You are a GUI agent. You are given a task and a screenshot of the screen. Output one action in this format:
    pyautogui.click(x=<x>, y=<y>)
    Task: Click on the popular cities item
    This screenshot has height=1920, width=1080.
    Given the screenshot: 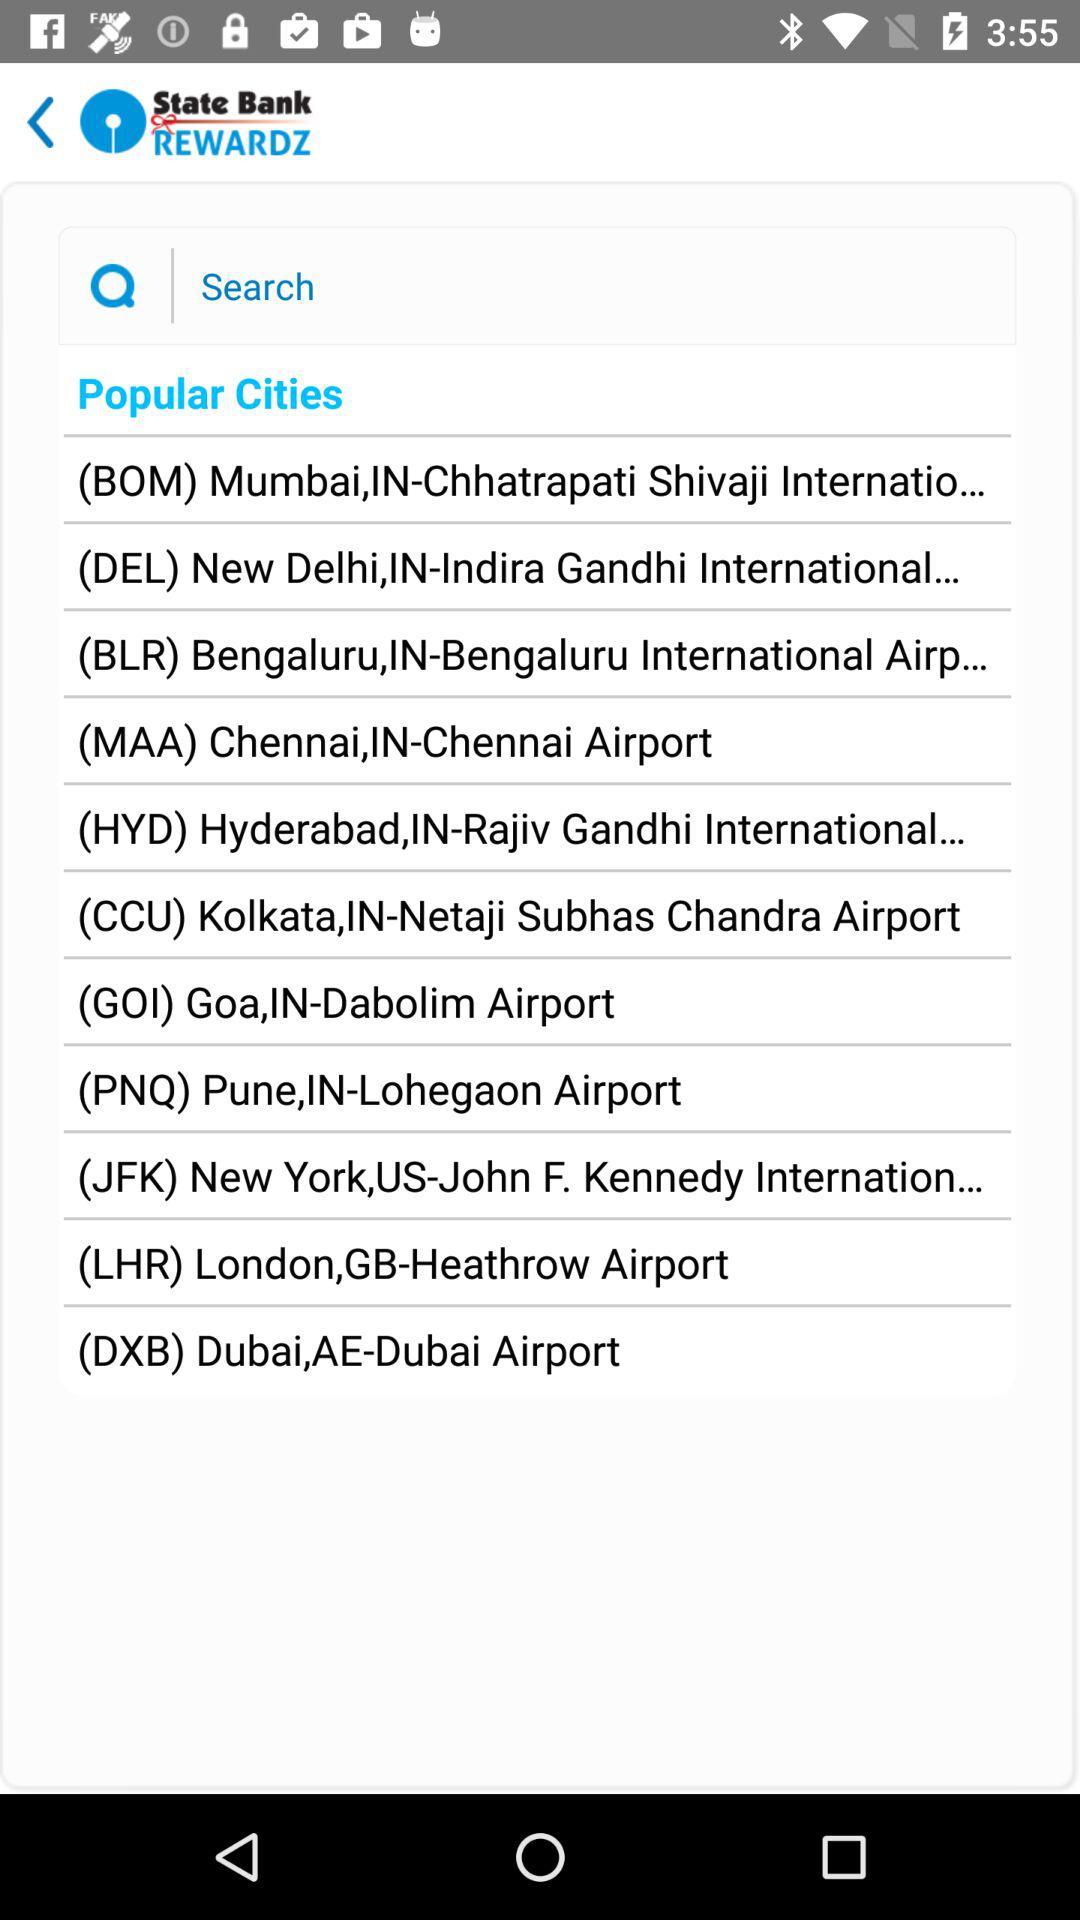 What is the action you would take?
    pyautogui.click(x=536, y=392)
    